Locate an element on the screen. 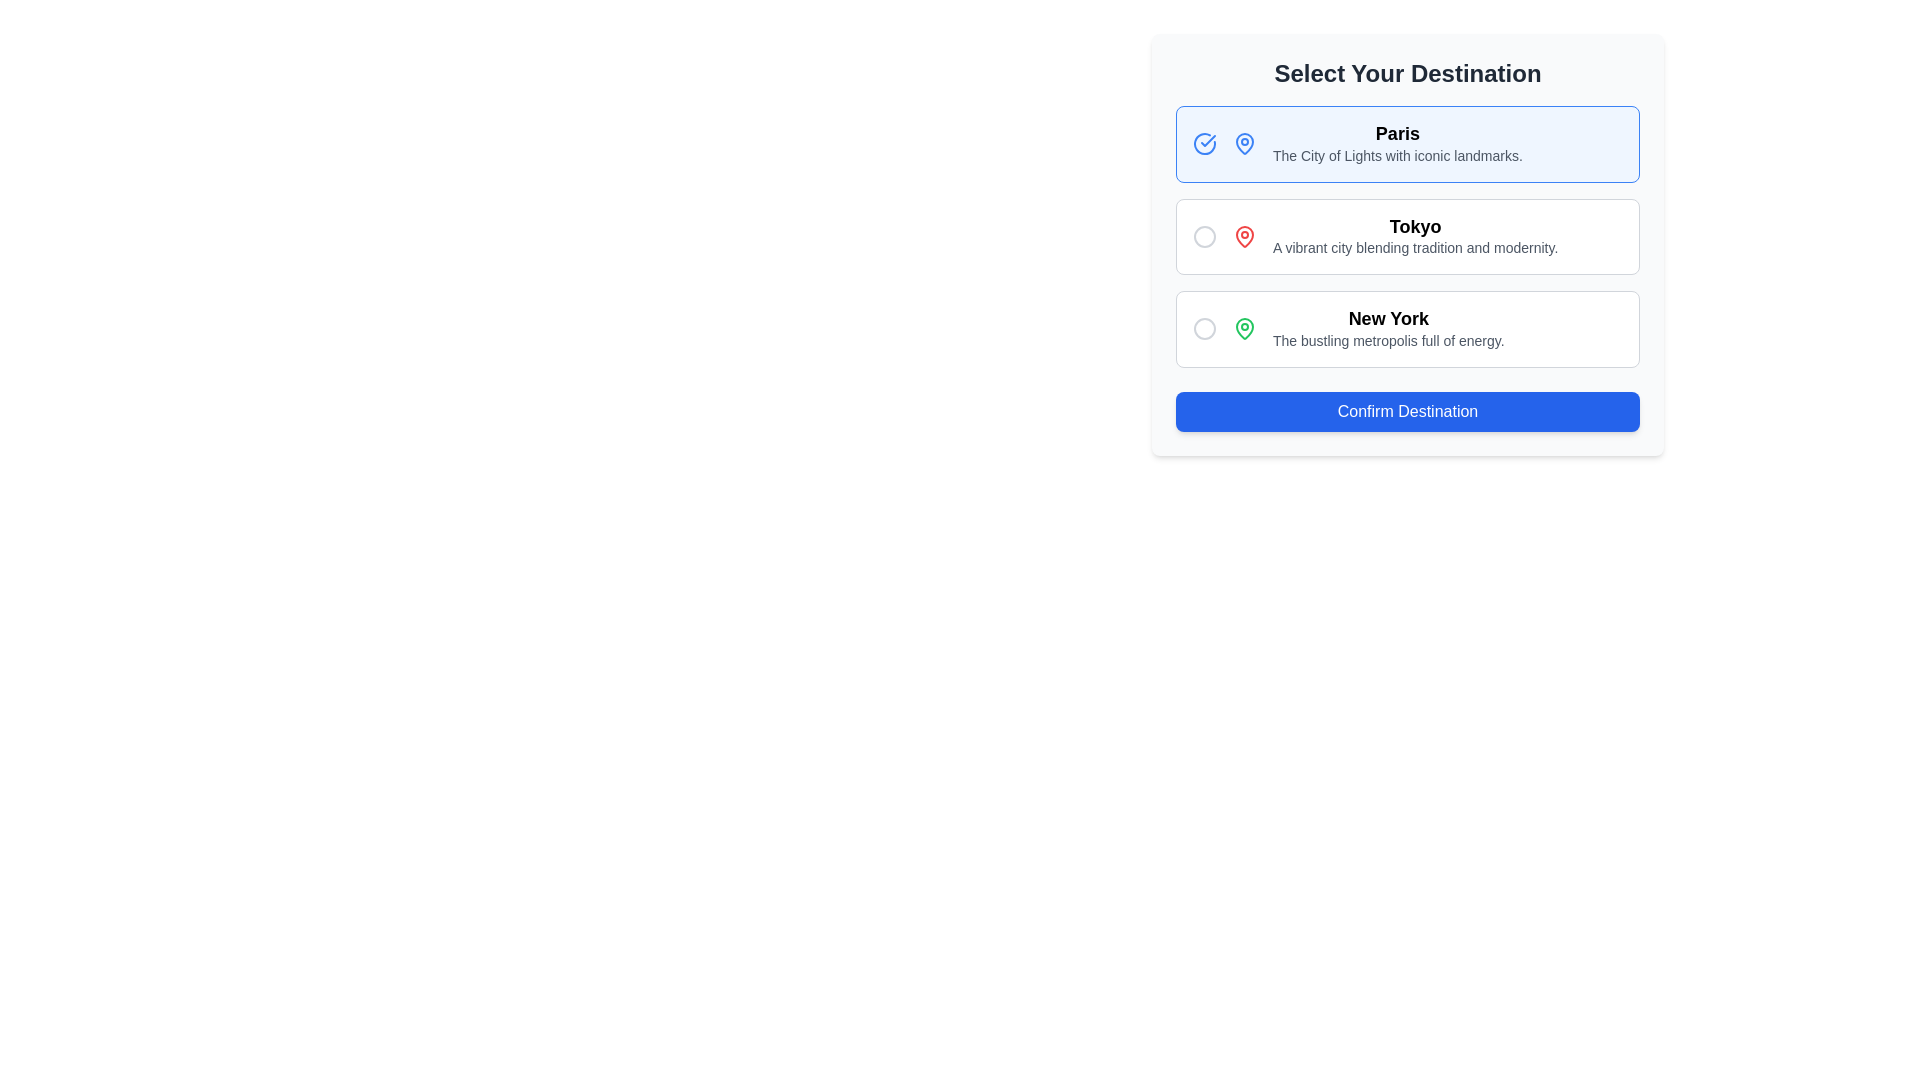 The width and height of the screenshot is (1920, 1080). the green pin-drop marker icon located in the 'Select Your Destination' card, which is to the left of the text 'New York' is located at coordinates (1243, 327).